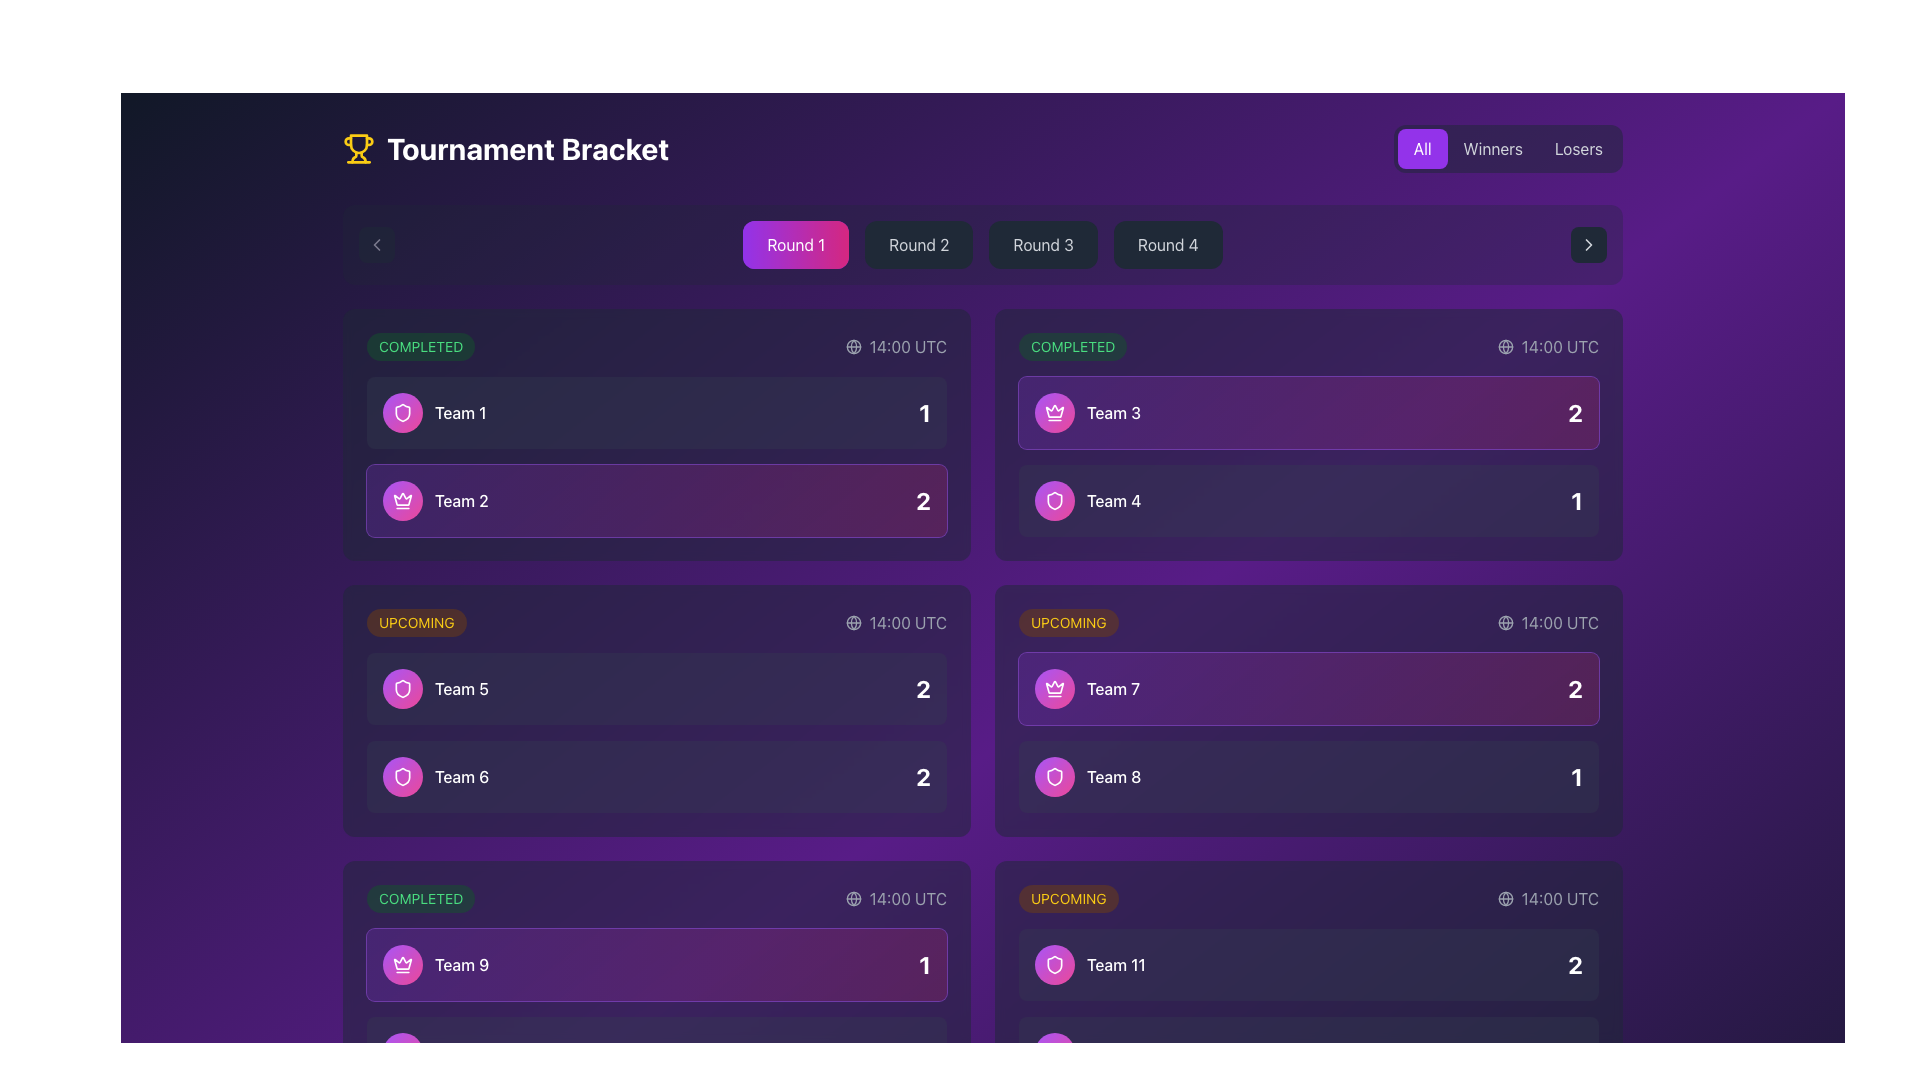 The width and height of the screenshot is (1920, 1080). Describe the element at coordinates (918, 244) in the screenshot. I see `the navigation button labeled 'Round 2' located at the top center of the interface, just below the title 'Tournament Bracket'` at that location.